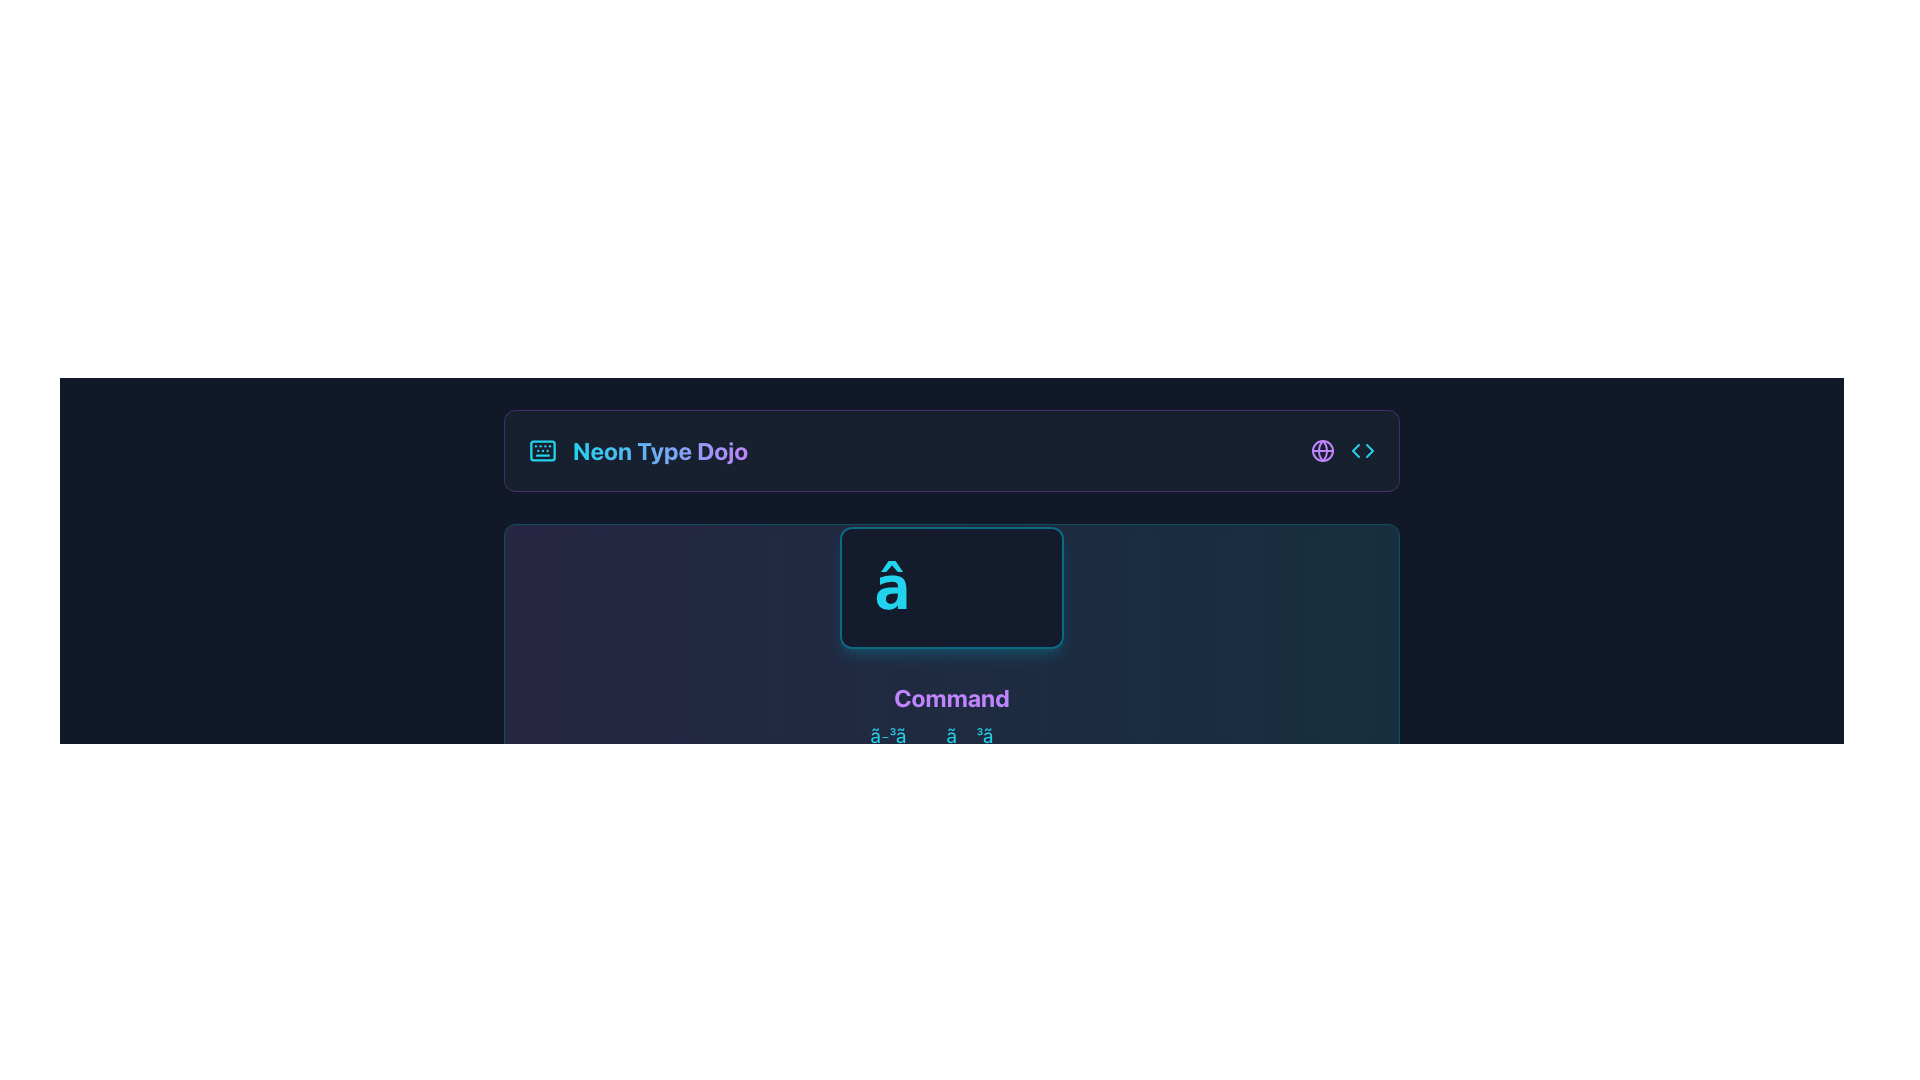  I want to click on the circular globe icon with a purple stroke, featuring horizontal and vertical lines, located on the far left of the horizontal group of icons near the top-right corner of the interface, so click(1323, 451).